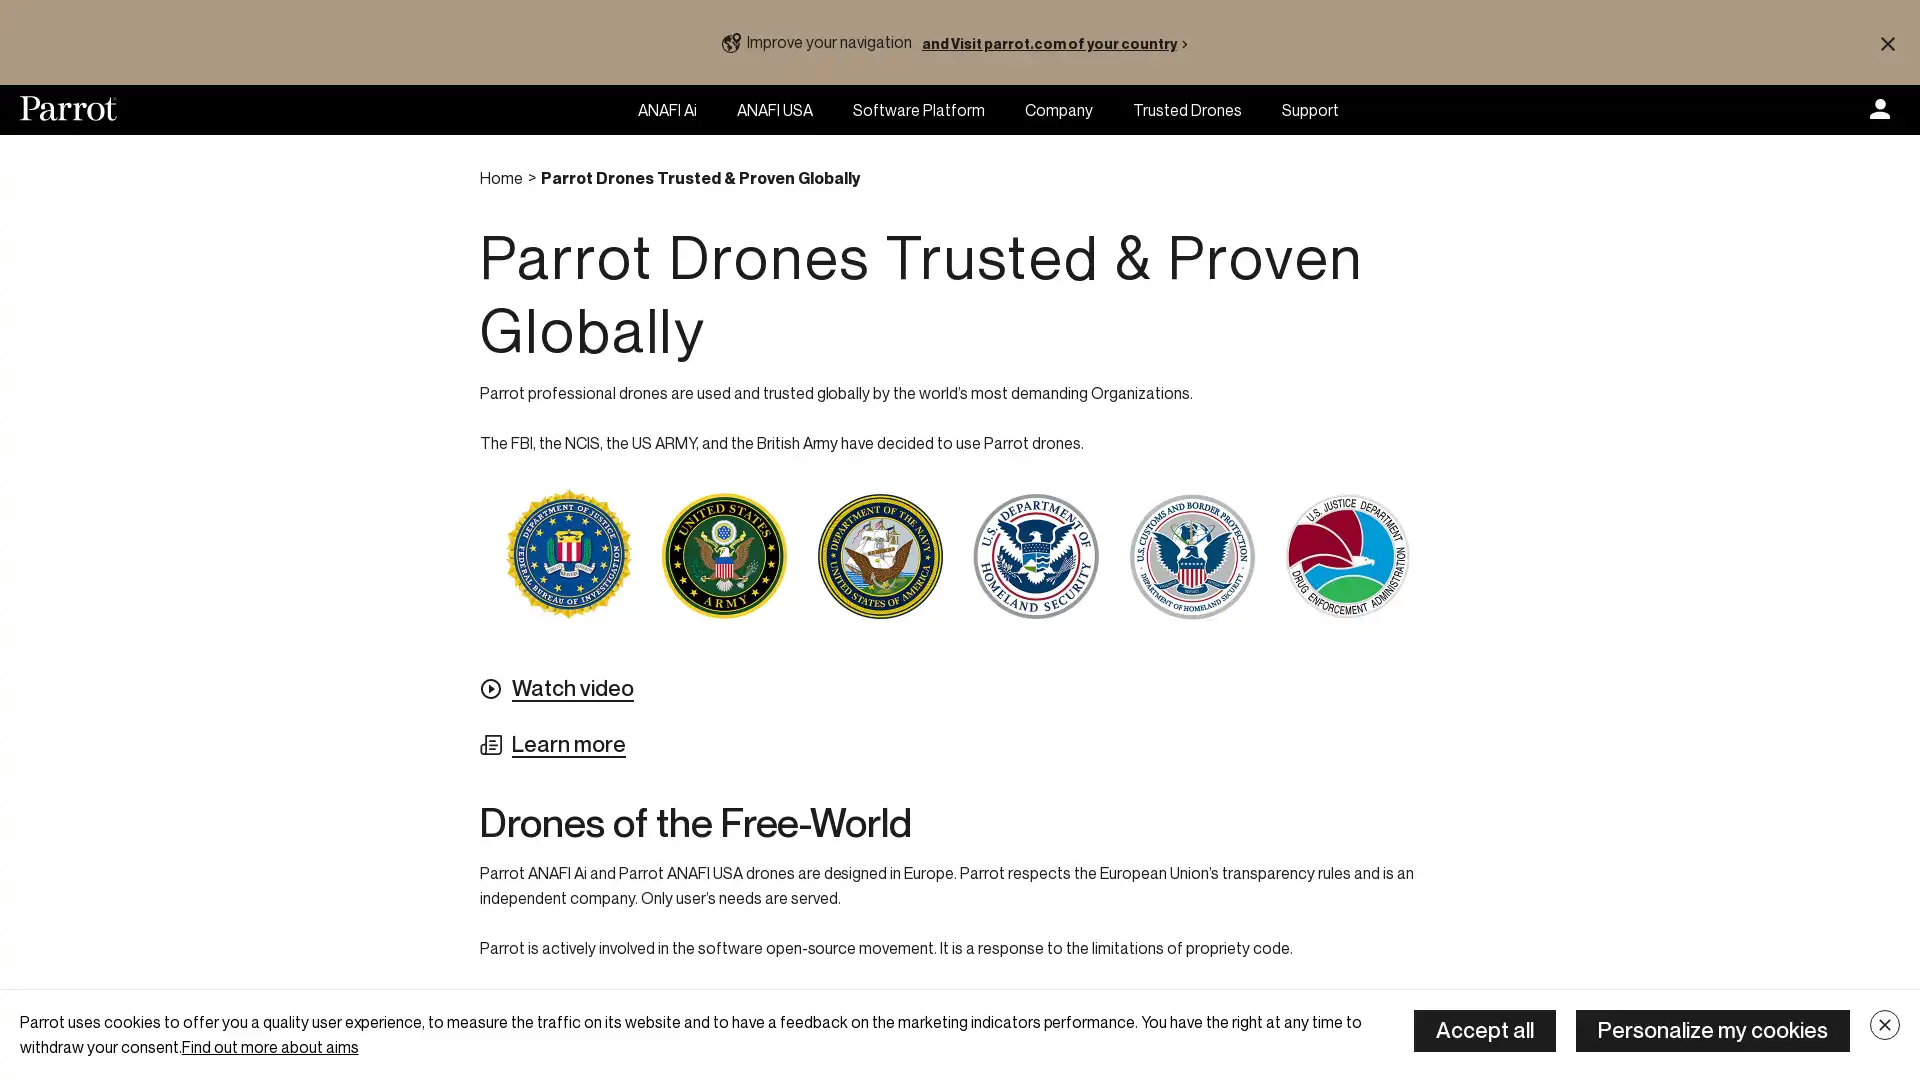  What do you see at coordinates (1879, 110) in the screenshot?
I see `my-parrot` at bounding box center [1879, 110].